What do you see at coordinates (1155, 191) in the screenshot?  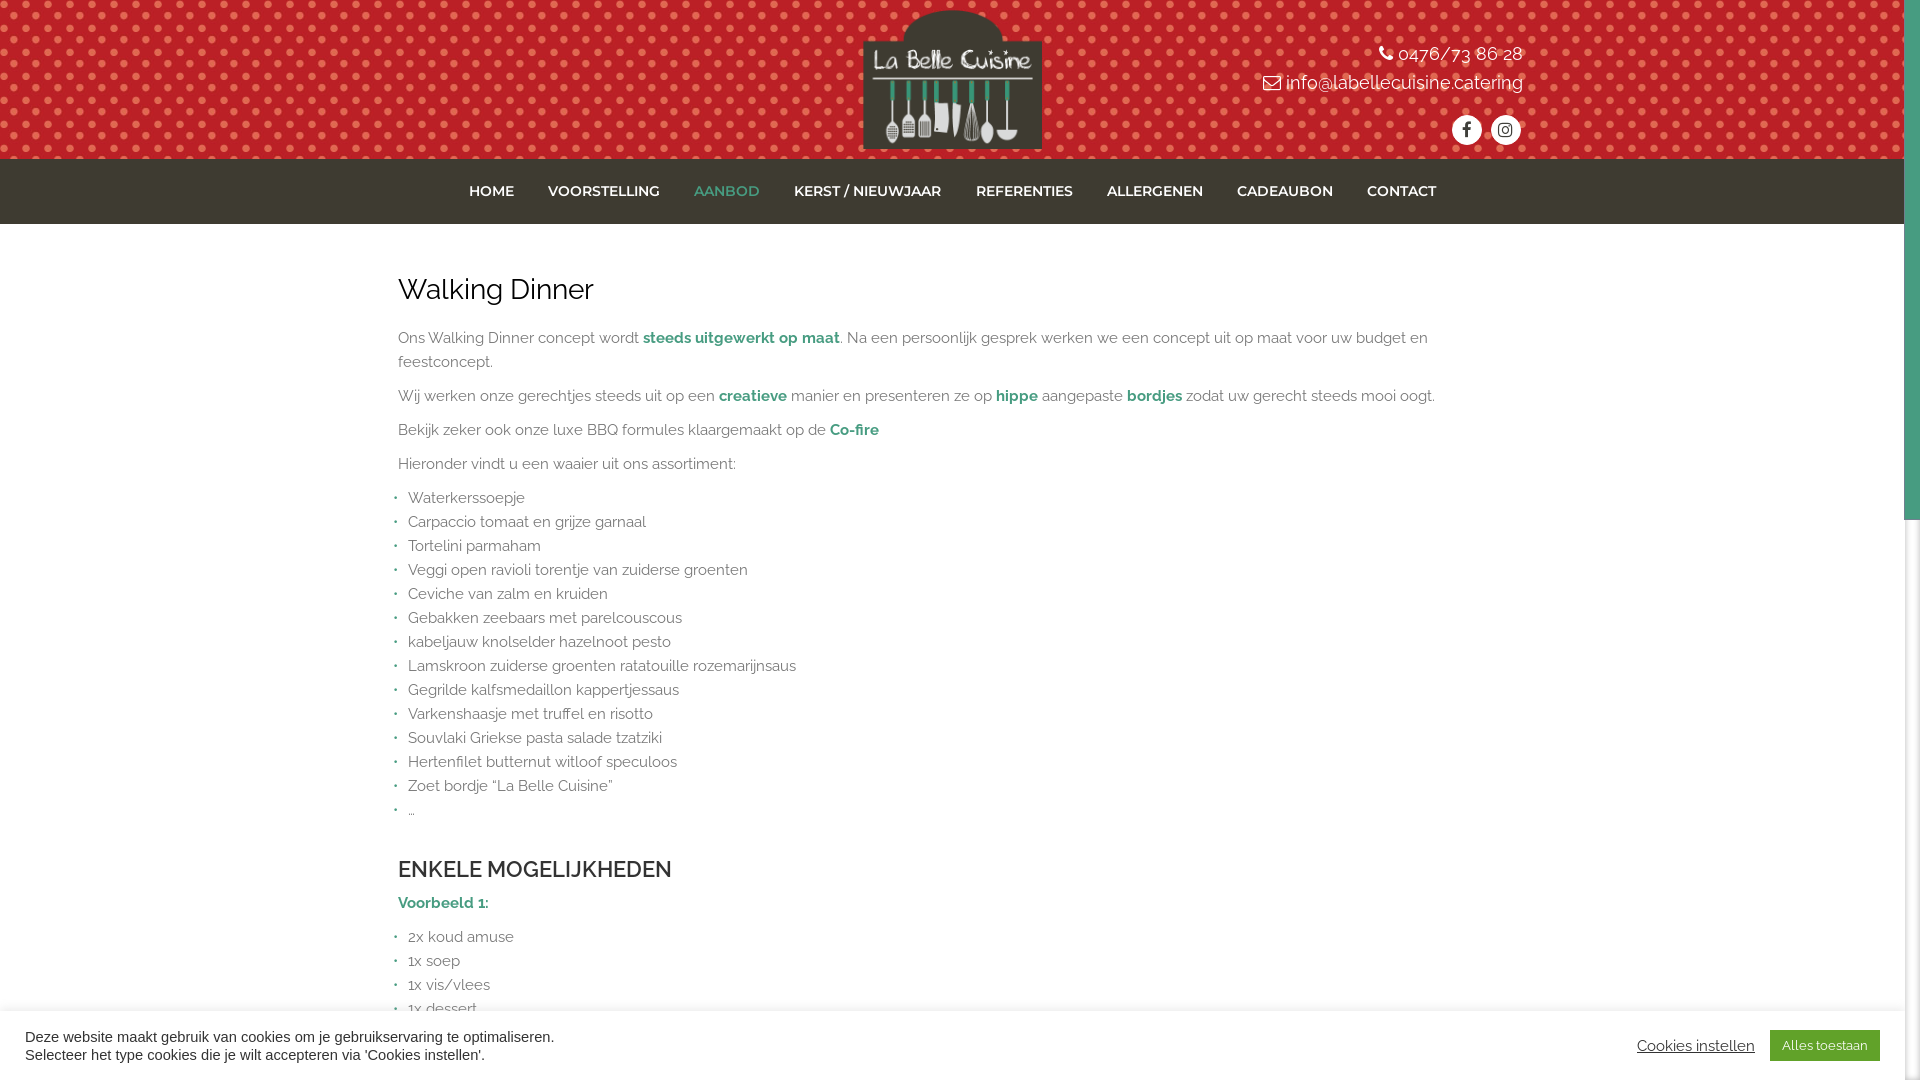 I see `'ALLERGENEN'` at bounding box center [1155, 191].